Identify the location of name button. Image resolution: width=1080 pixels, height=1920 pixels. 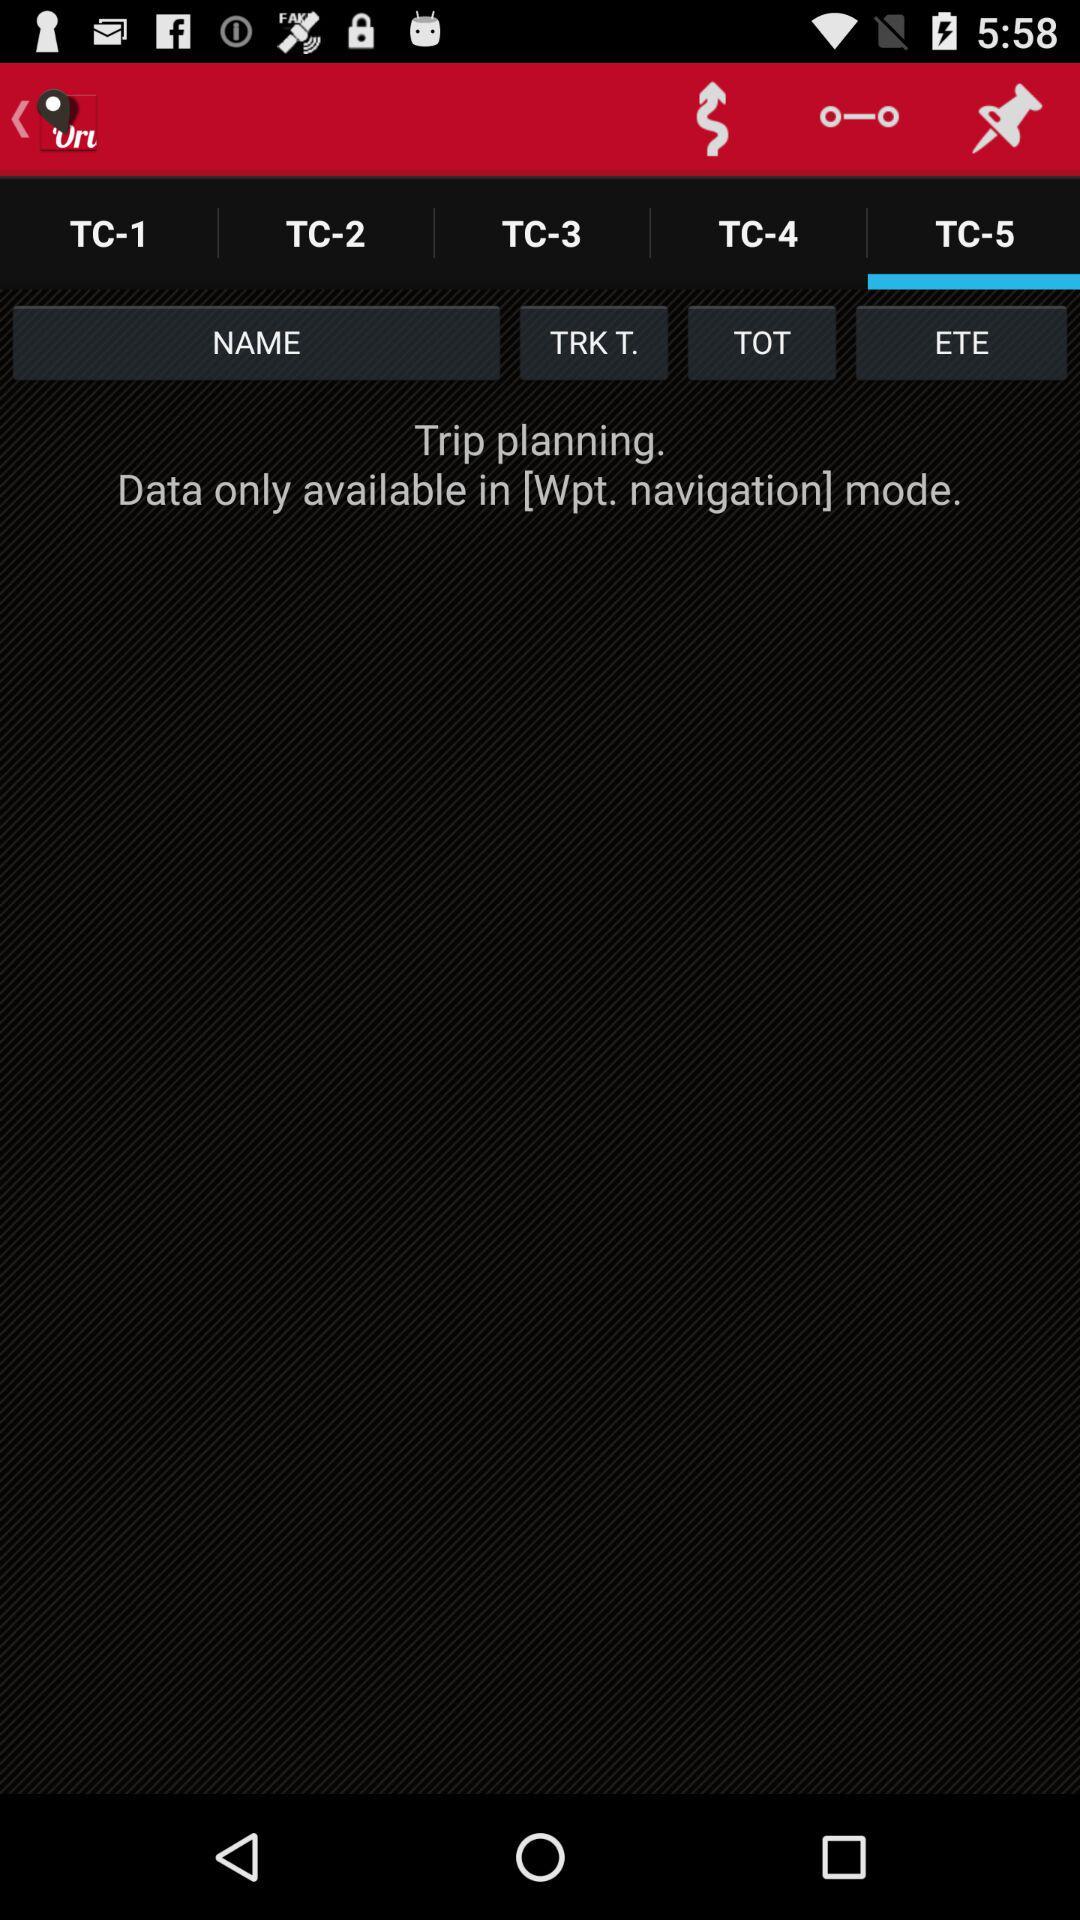
(255, 341).